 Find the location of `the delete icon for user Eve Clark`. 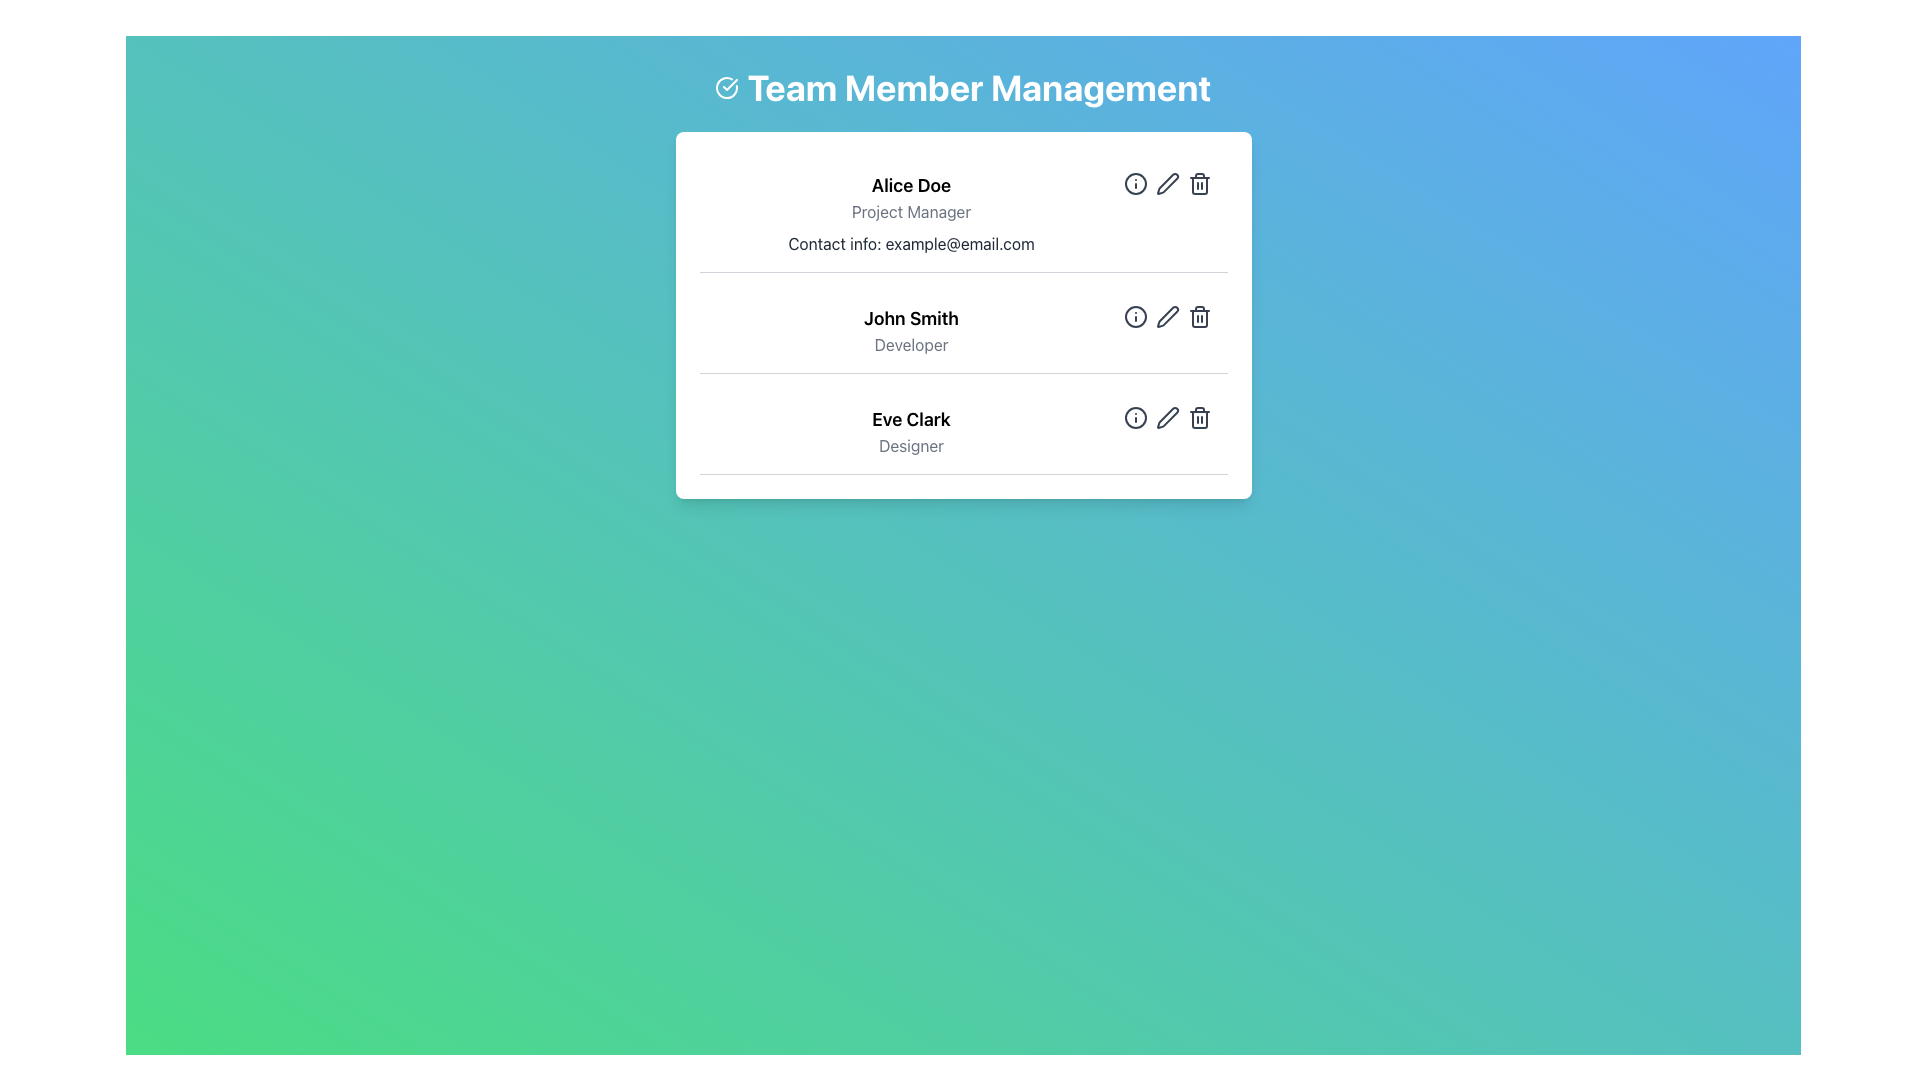

the delete icon for user Eve Clark is located at coordinates (1199, 419).